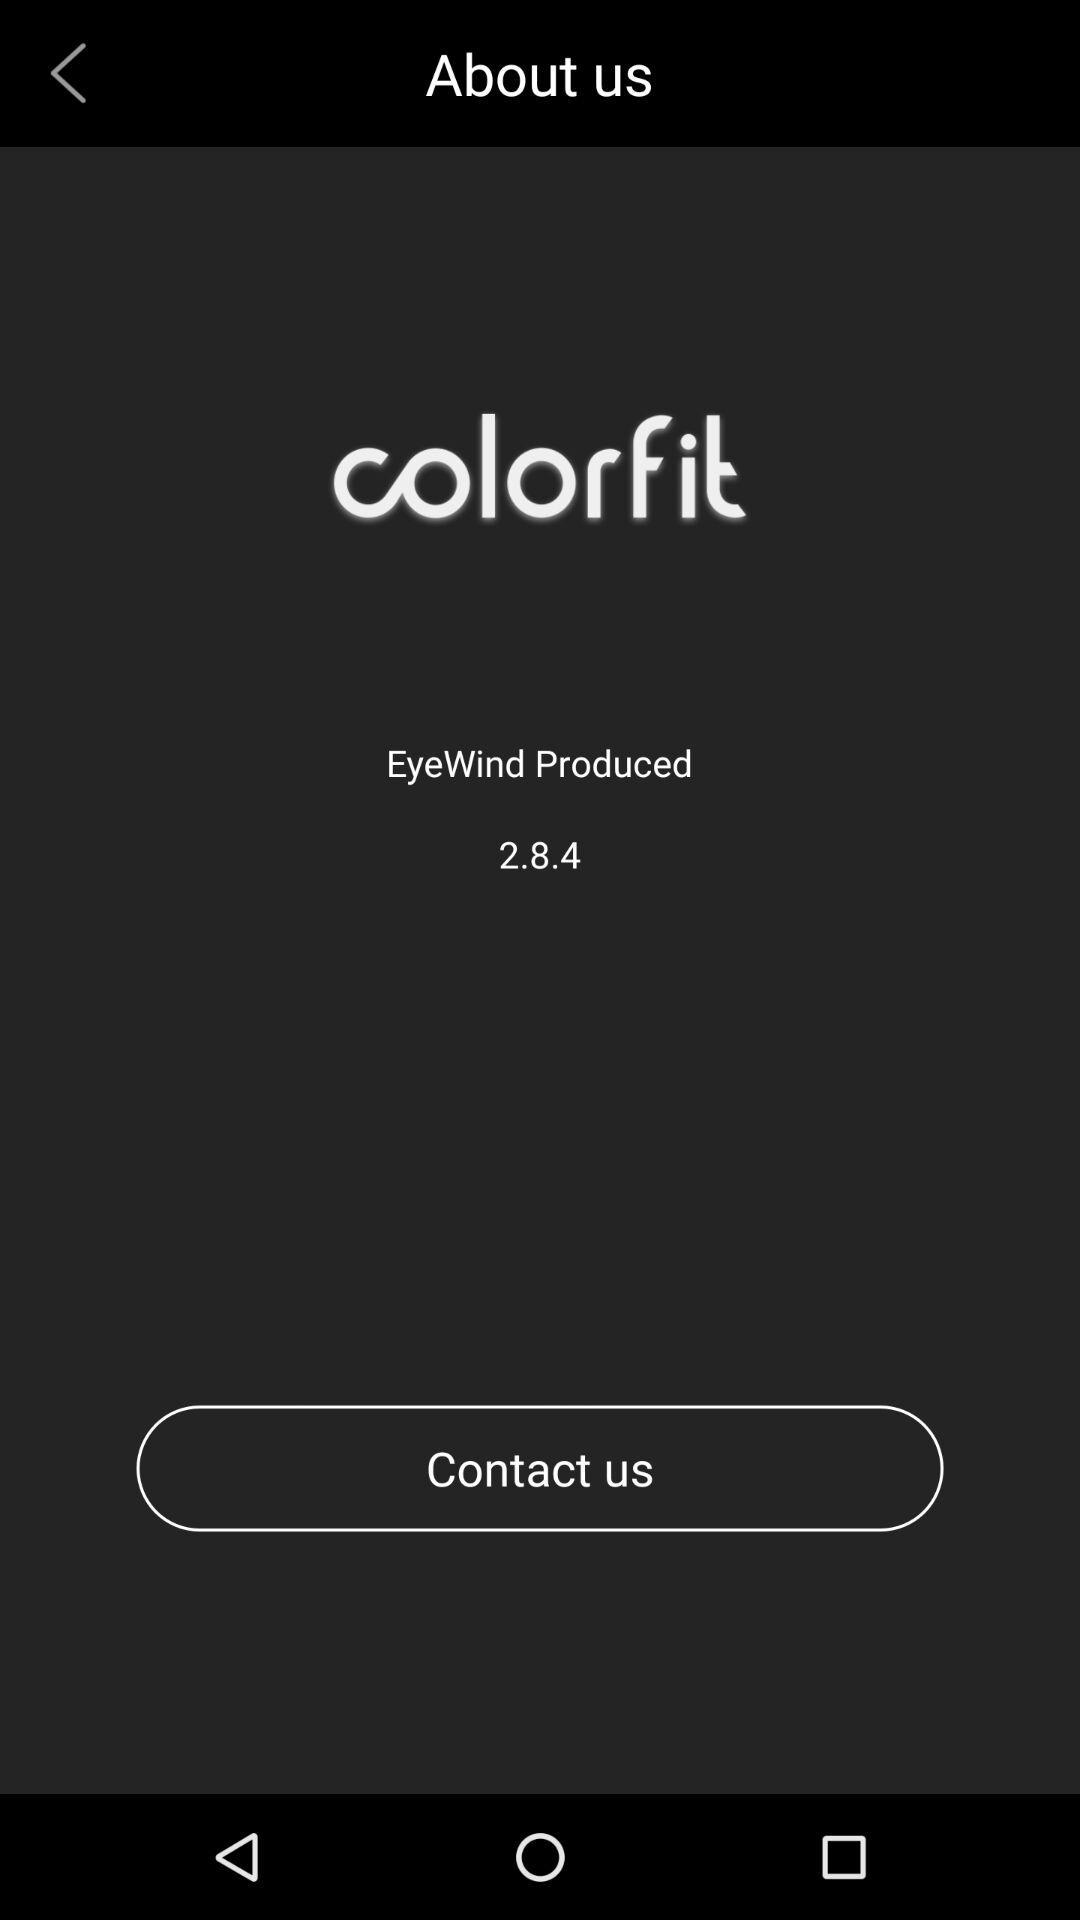 The height and width of the screenshot is (1920, 1080). Describe the element at coordinates (540, 1468) in the screenshot. I see `the contact us icon` at that location.